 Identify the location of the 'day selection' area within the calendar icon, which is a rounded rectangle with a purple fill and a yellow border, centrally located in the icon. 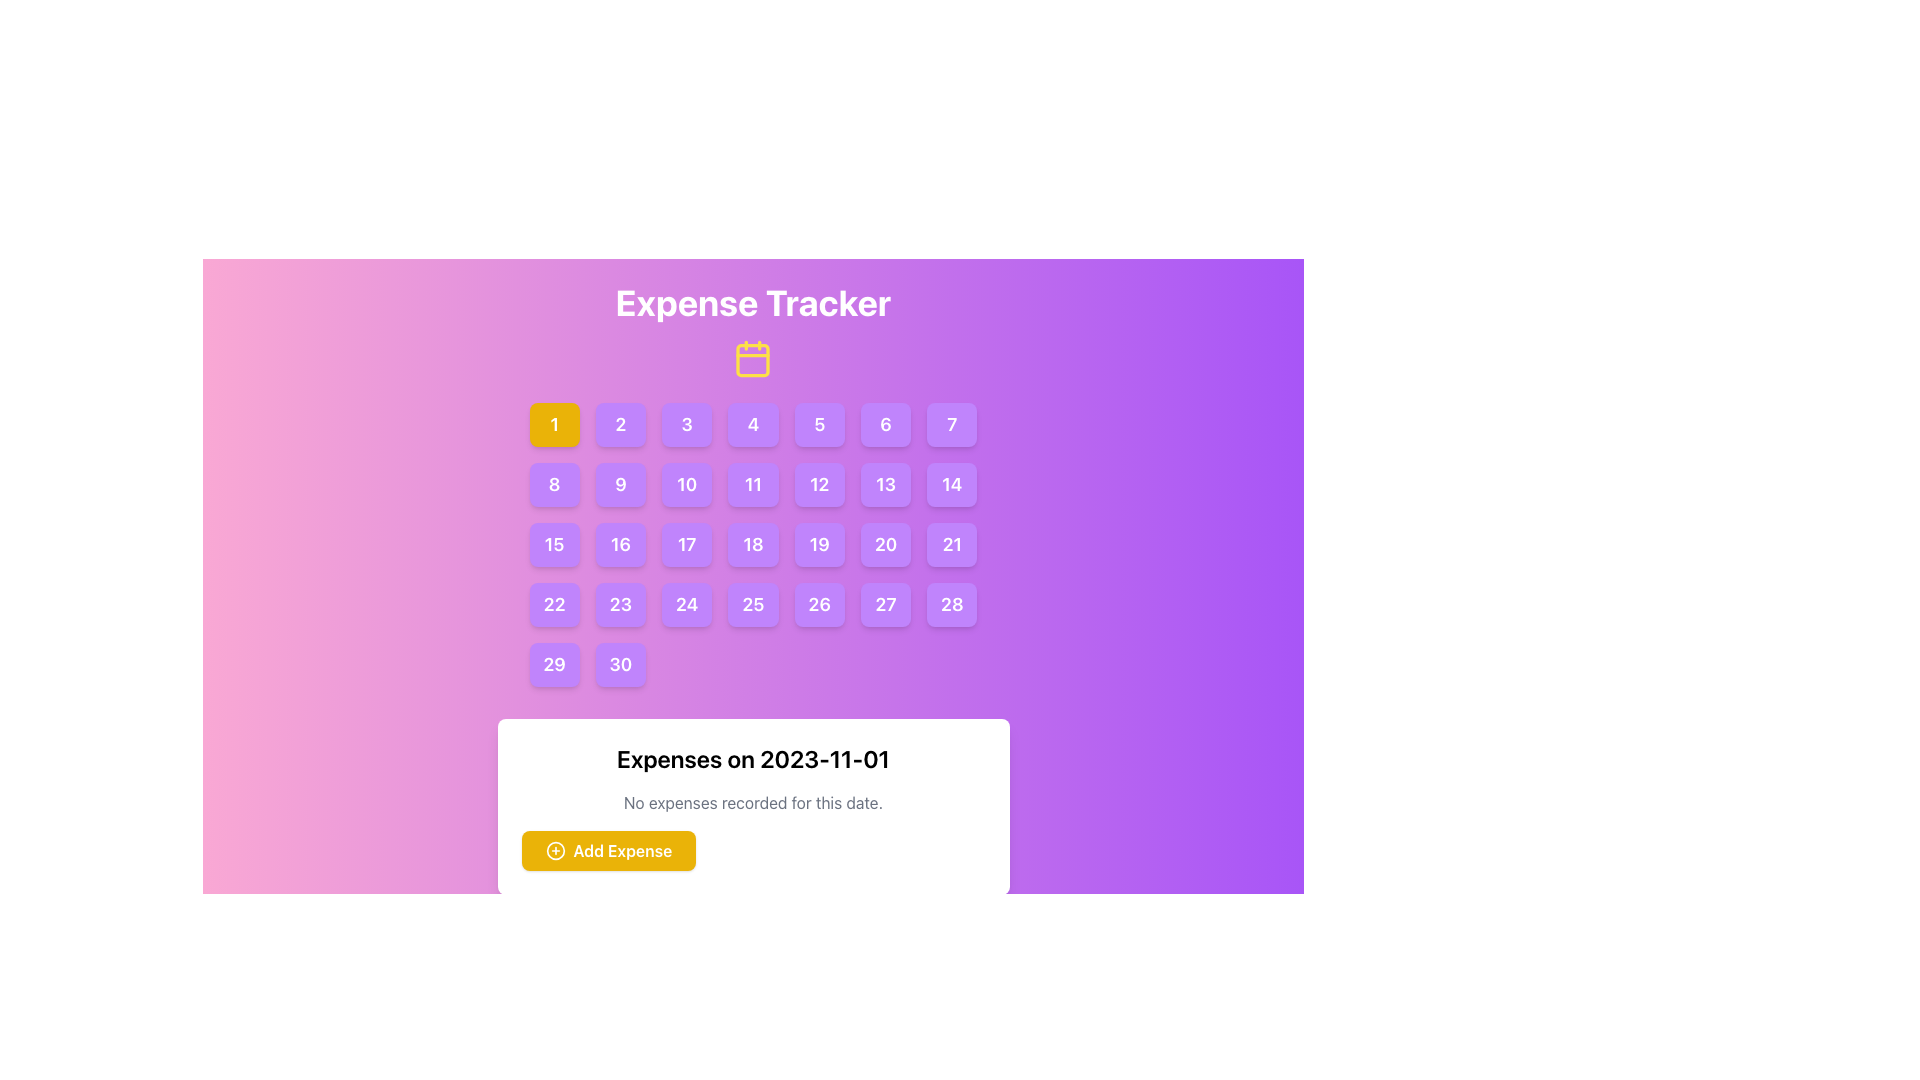
(752, 360).